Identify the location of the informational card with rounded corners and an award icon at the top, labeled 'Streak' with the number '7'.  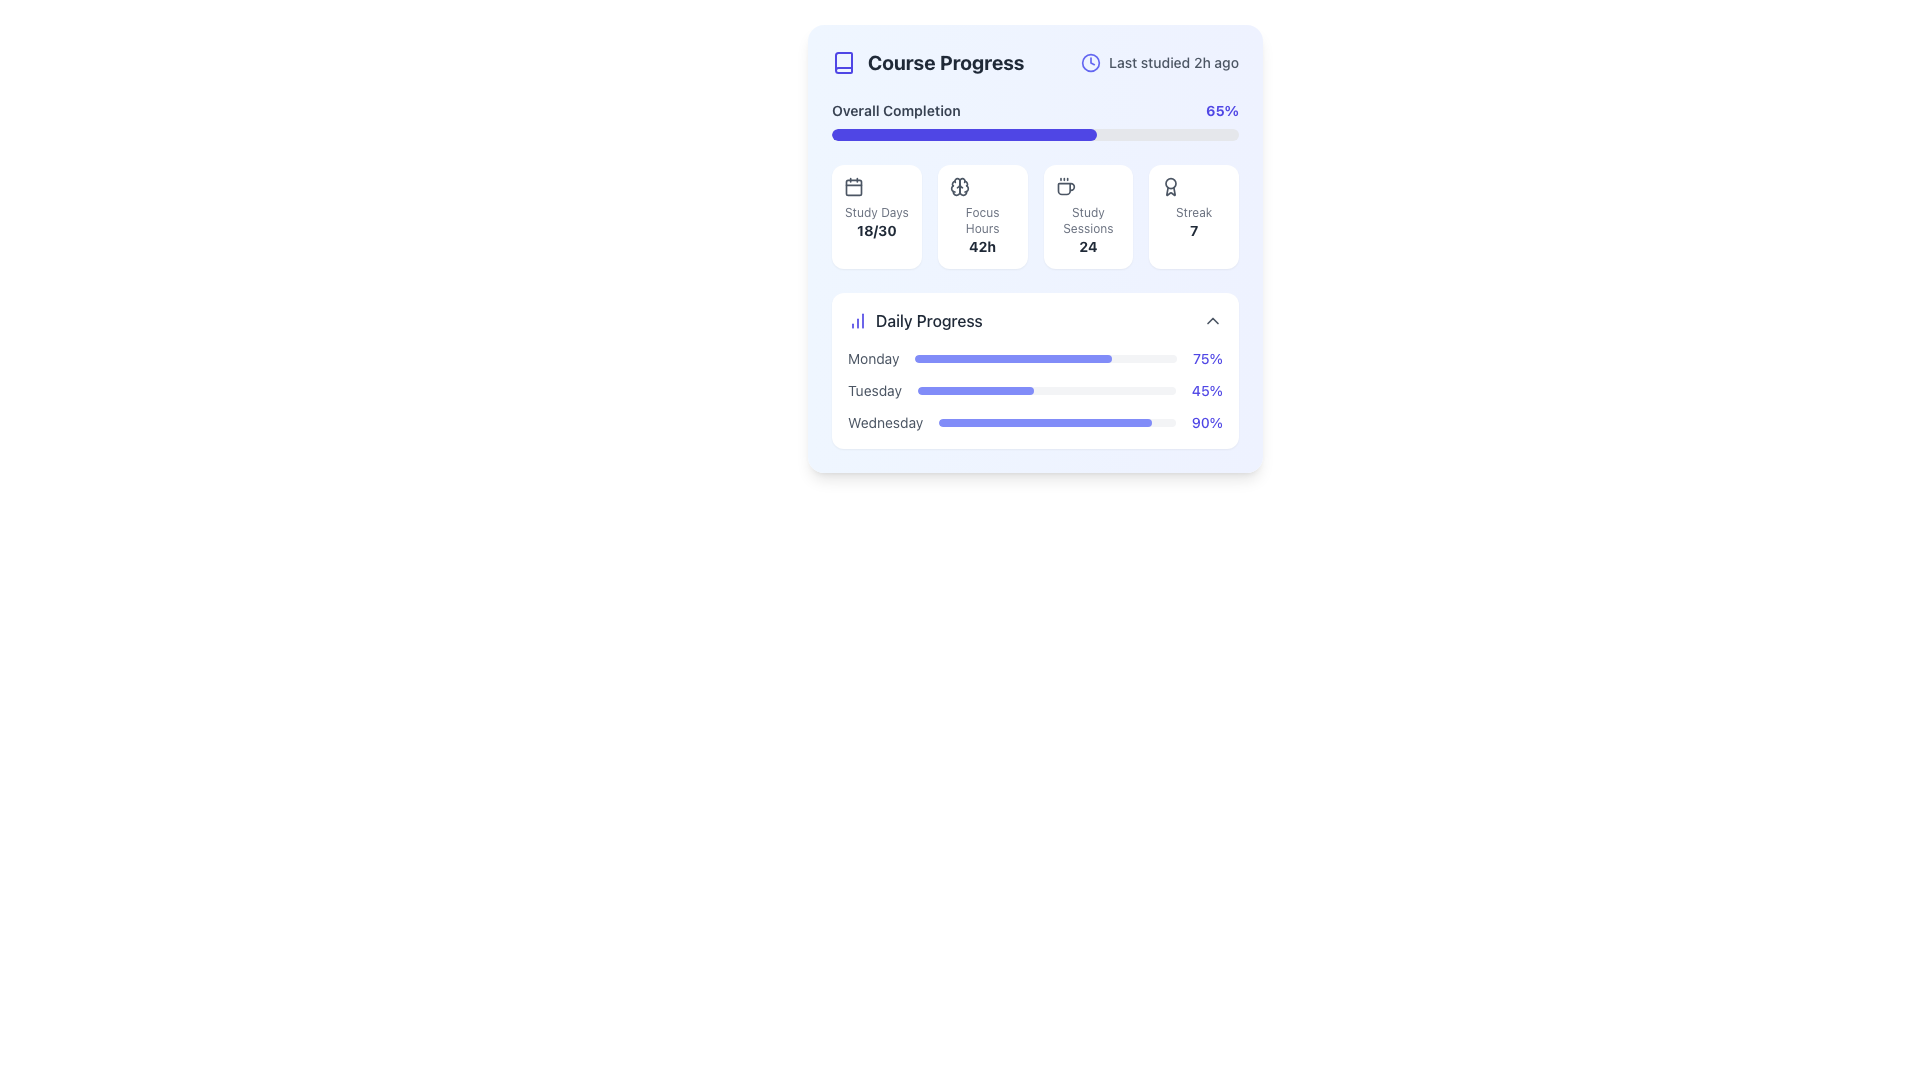
(1194, 216).